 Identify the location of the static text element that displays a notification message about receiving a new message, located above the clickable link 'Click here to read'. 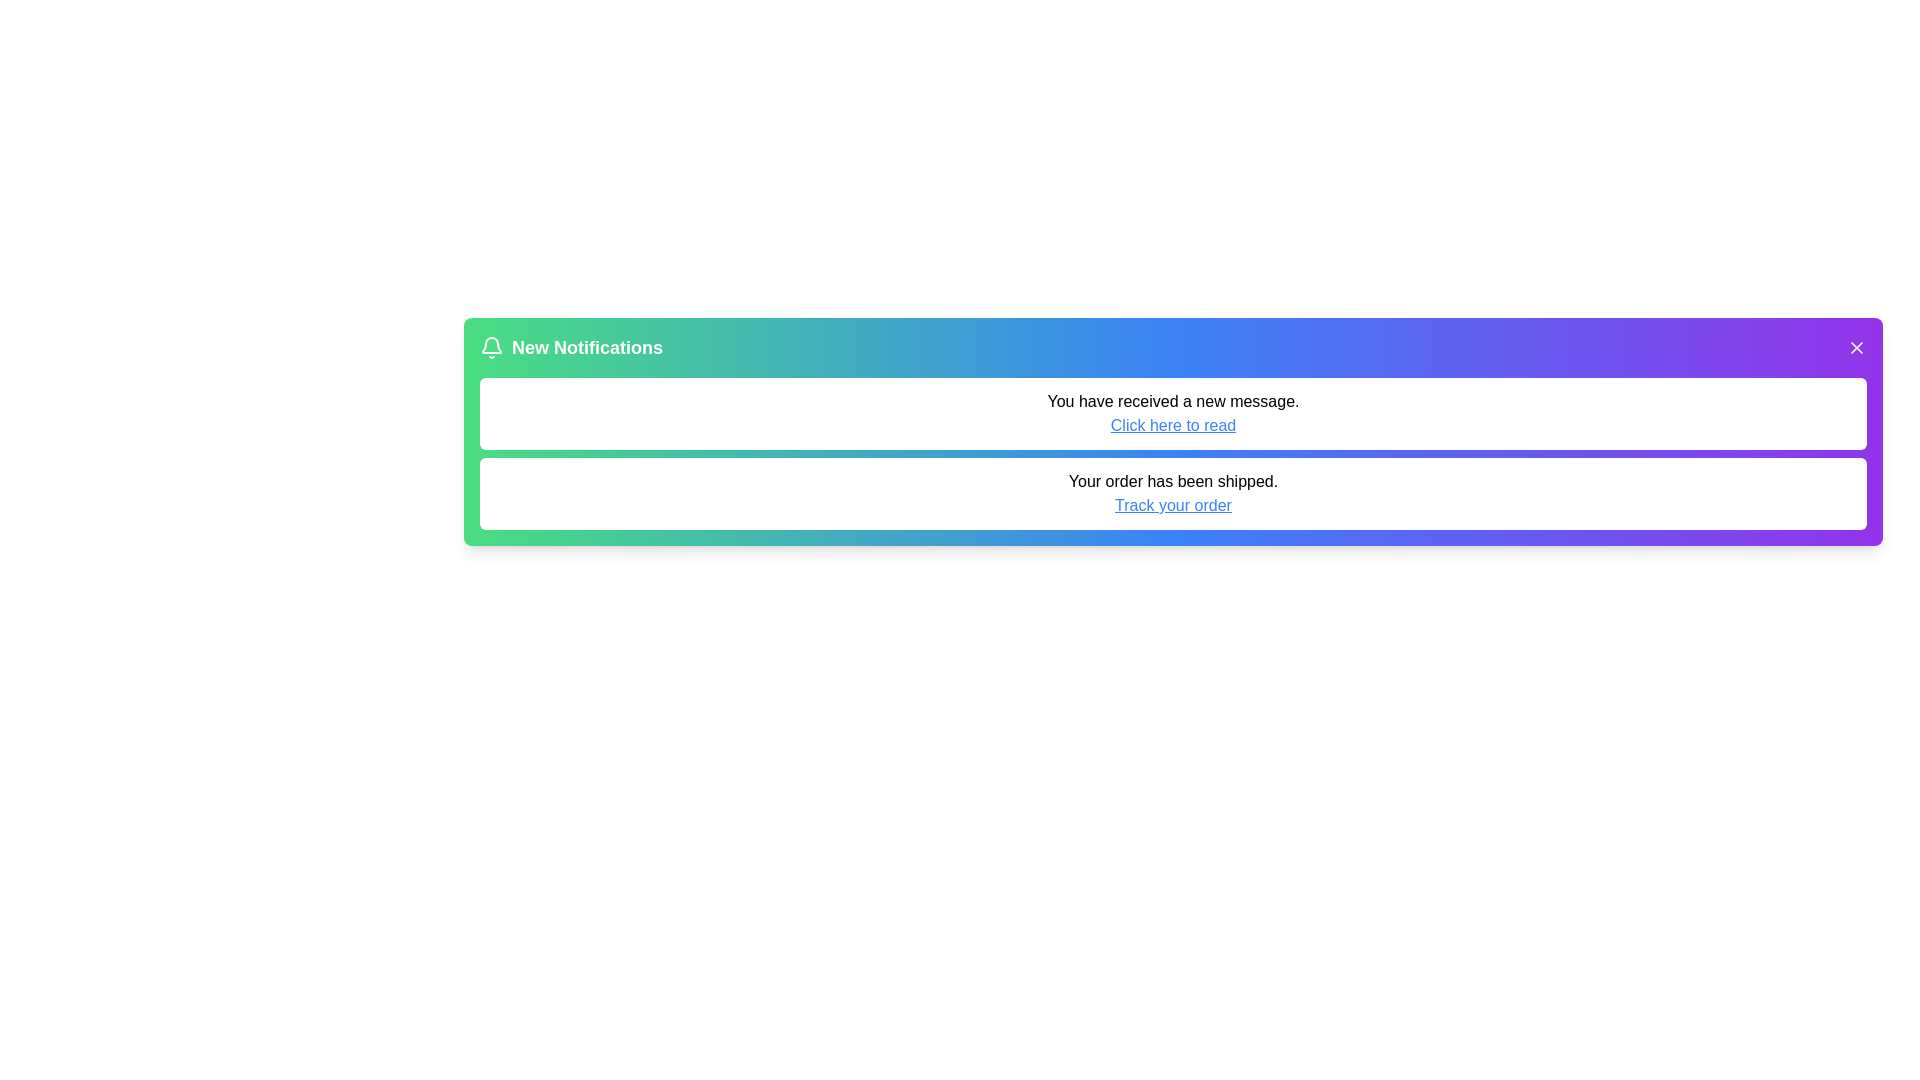
(1173, 401).